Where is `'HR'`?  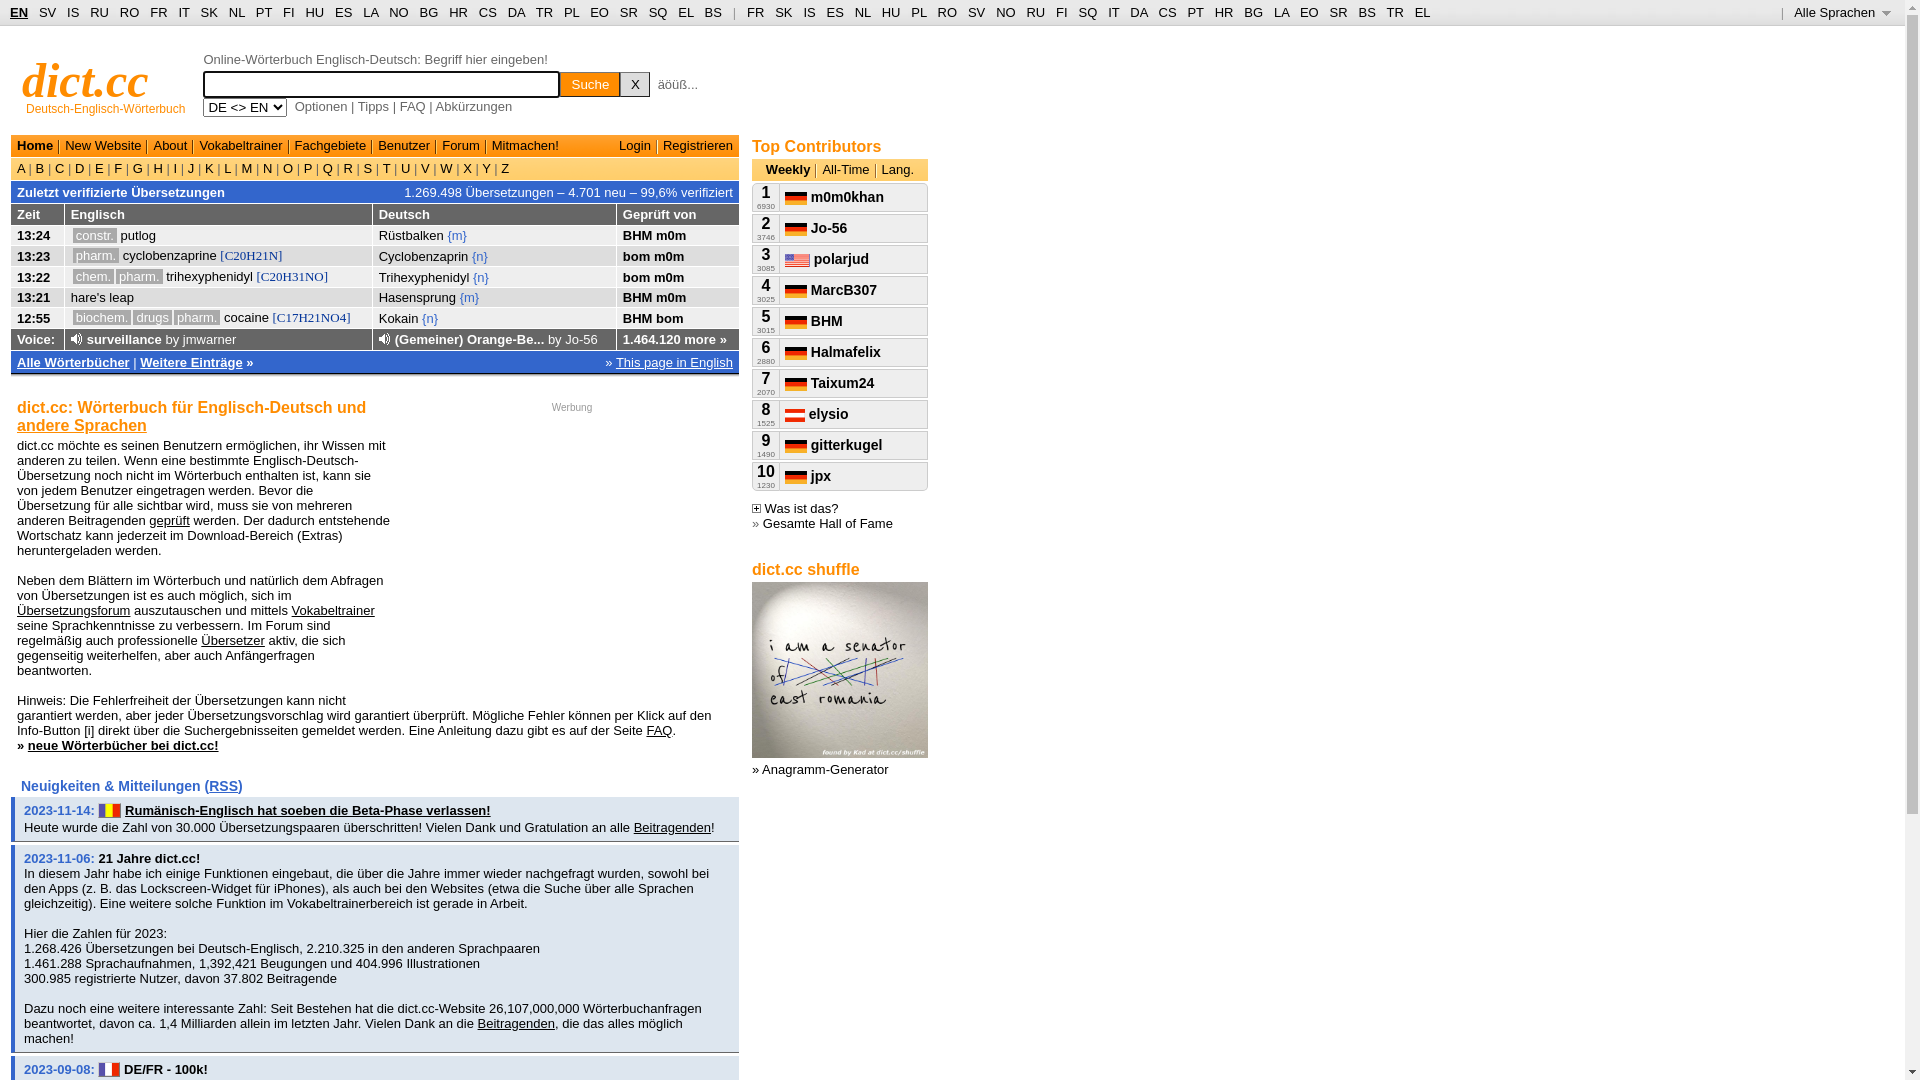
'HR' is located at coordinates (457, 12).